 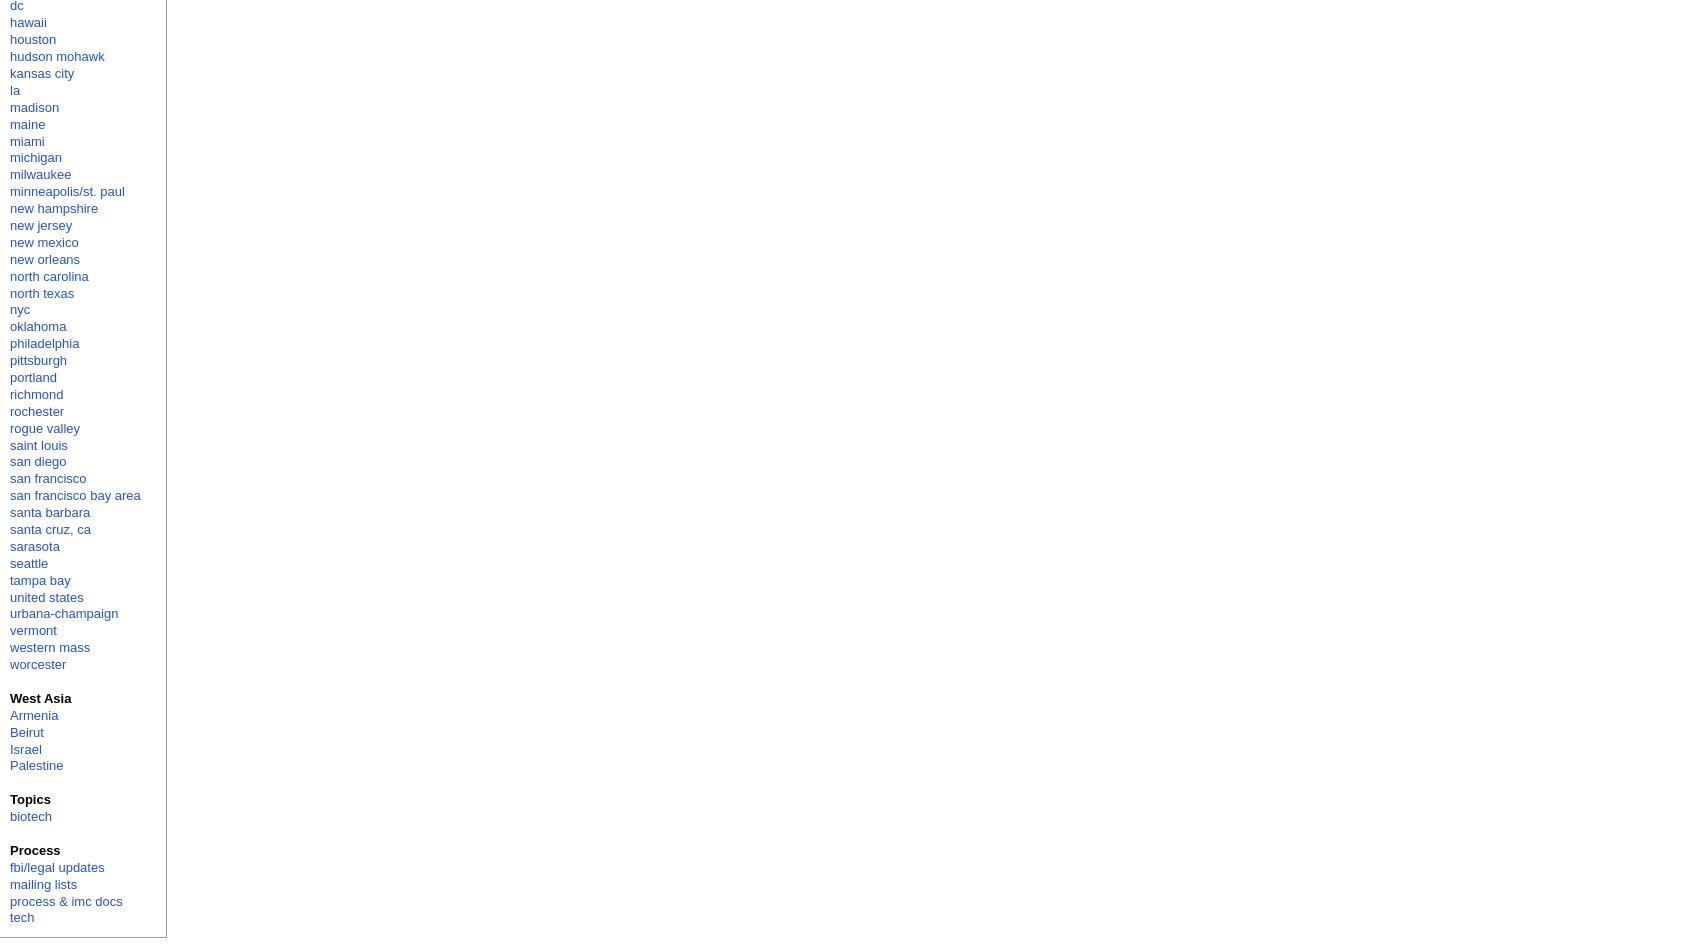 What do you see at coordinates (8, 56) in the screenshot?
I see `'hudson mohawk'` at bounding box center [8, 56].